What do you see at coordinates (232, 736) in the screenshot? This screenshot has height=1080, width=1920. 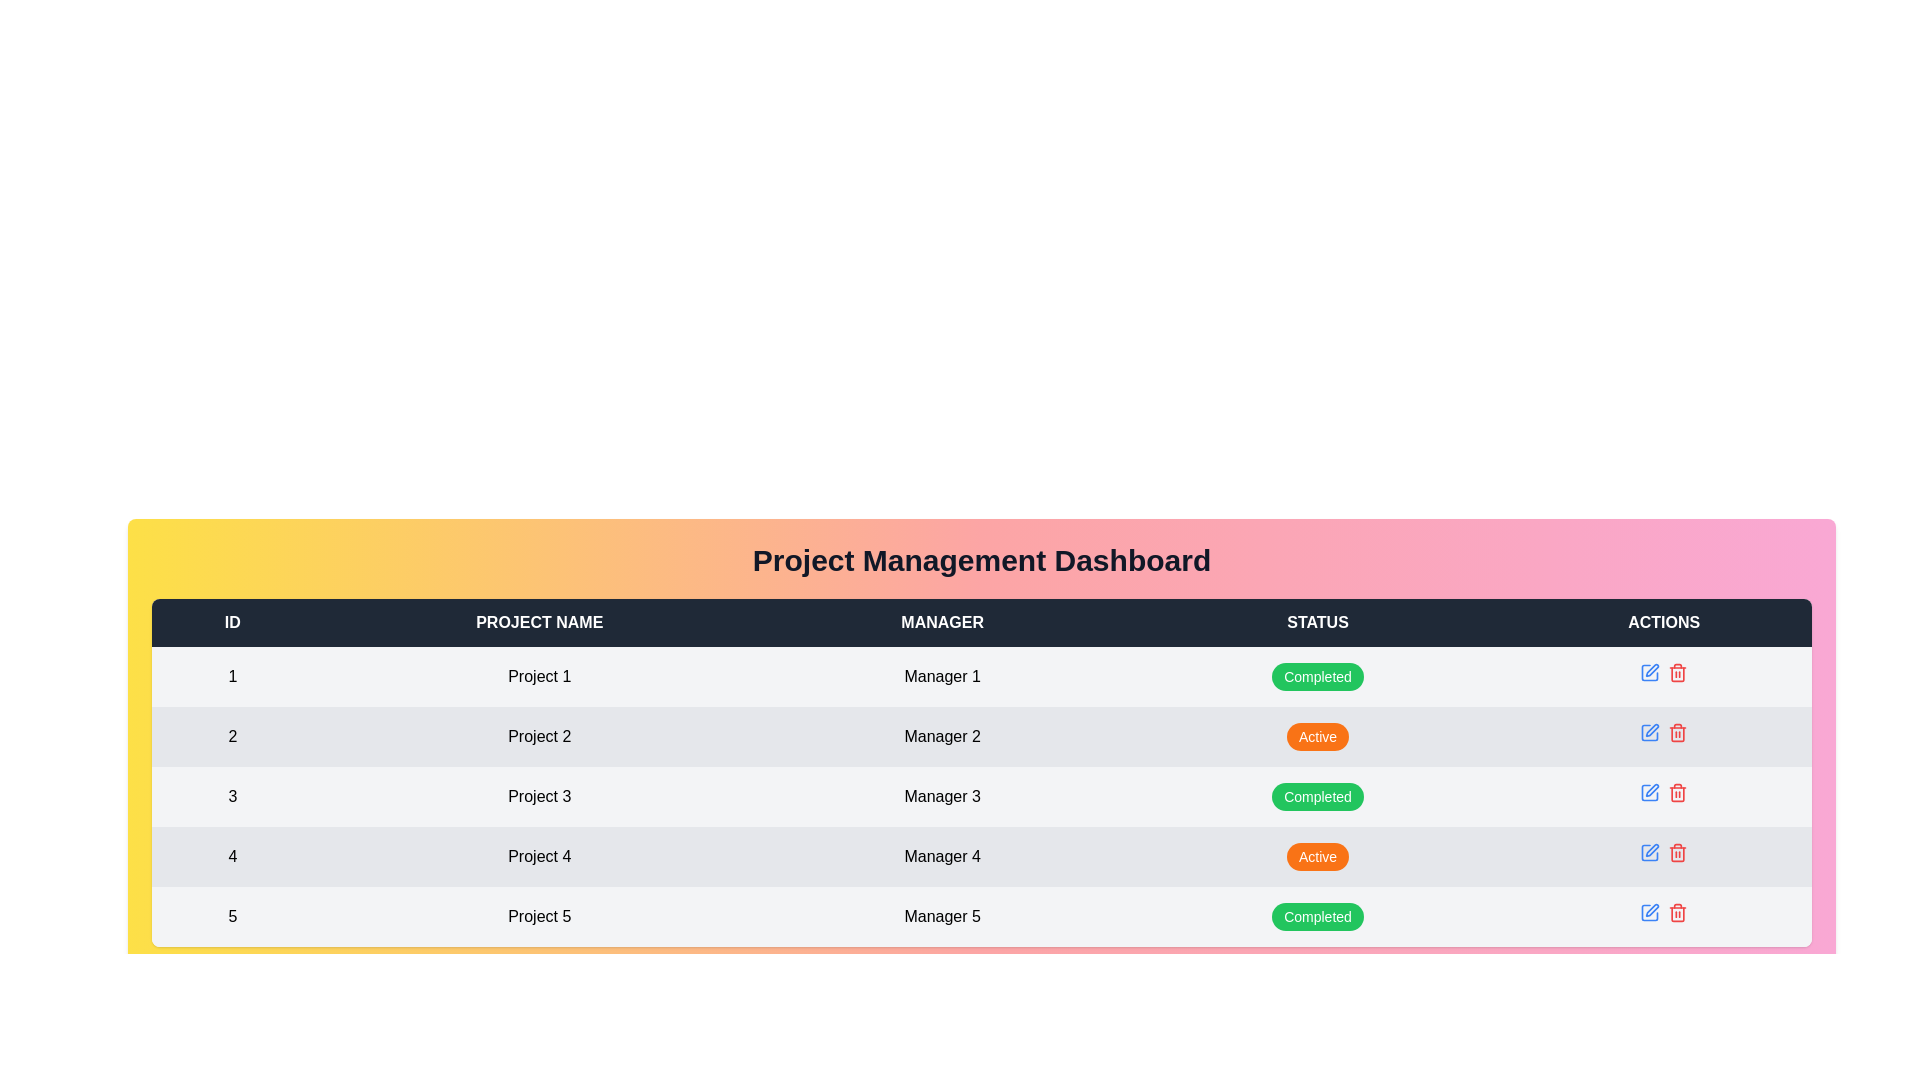 I see `the first column in the second row of the table, which serves as the identifier for 'Project 2', to focus on it` at bounding box center [232, 736].